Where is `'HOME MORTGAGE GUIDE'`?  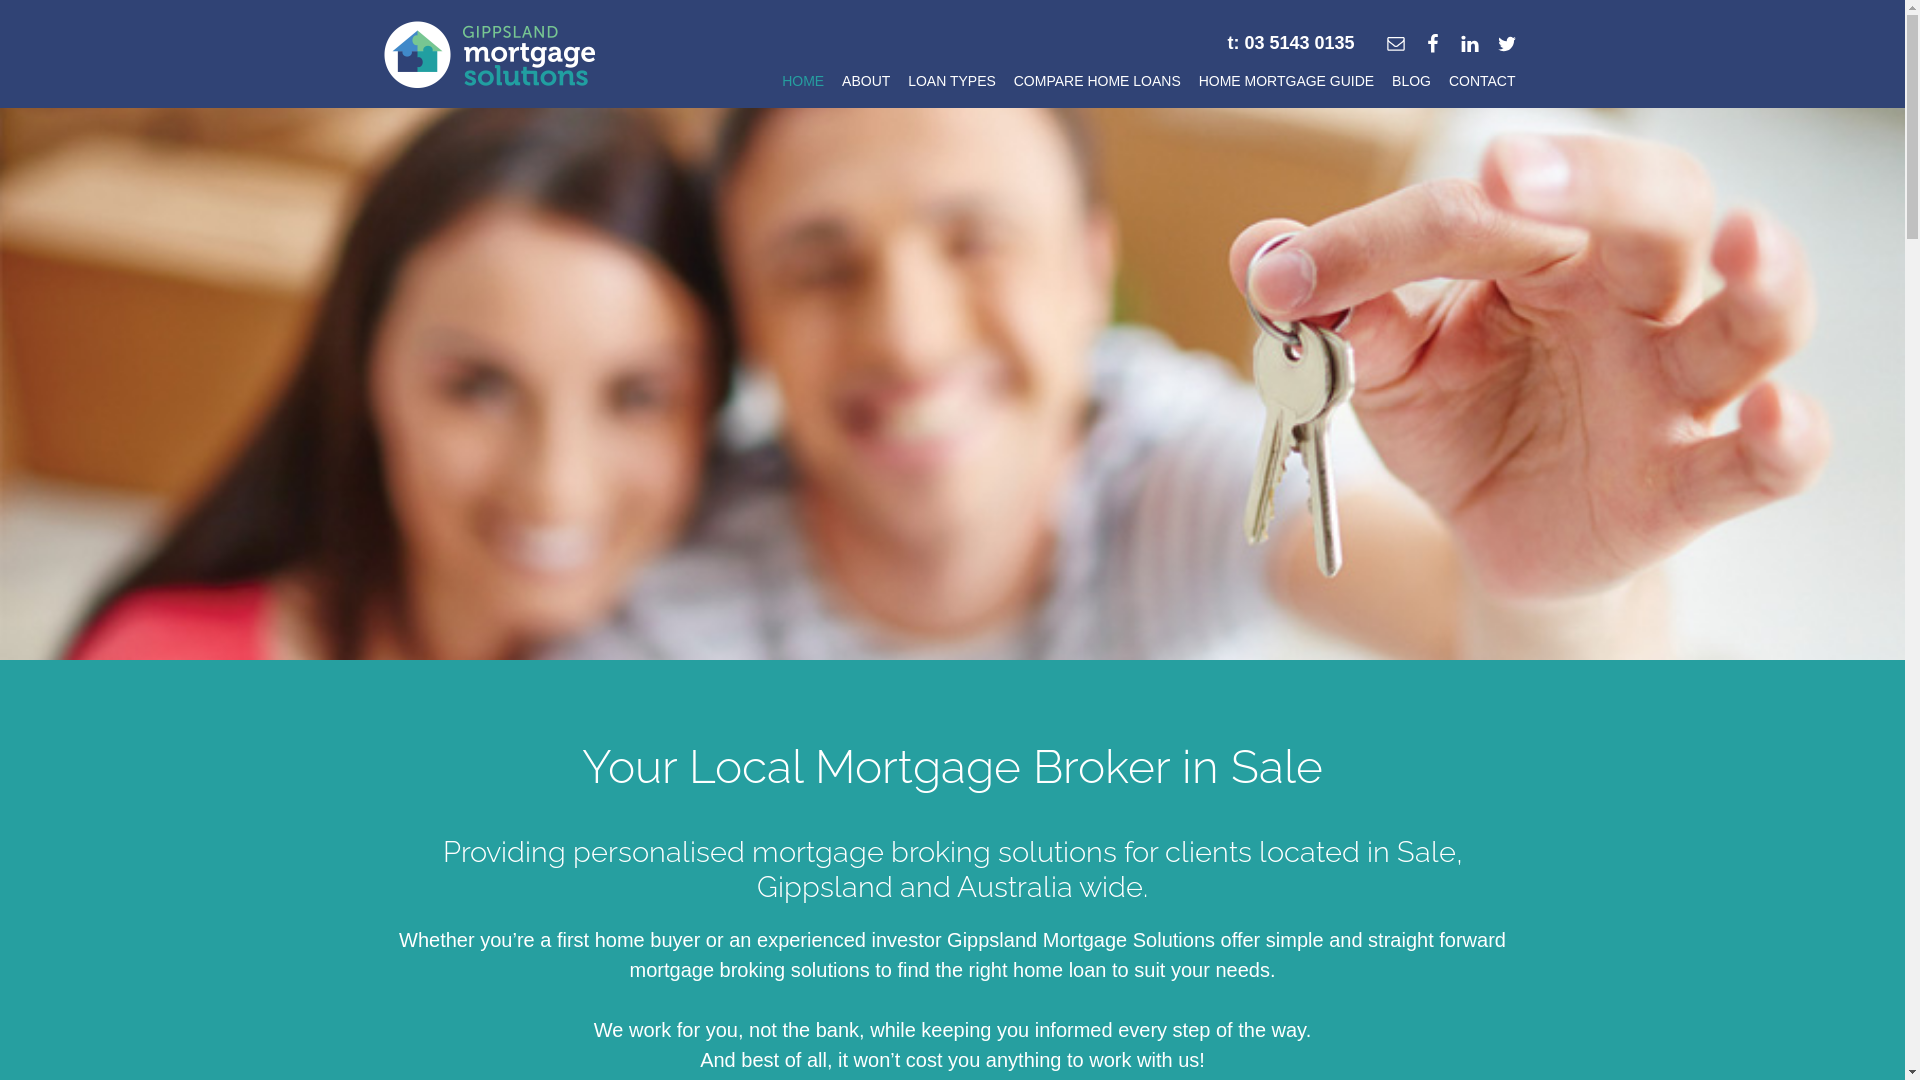
'HOME MORTGAGE GUIDE' is located at coordinates (1286, 84).